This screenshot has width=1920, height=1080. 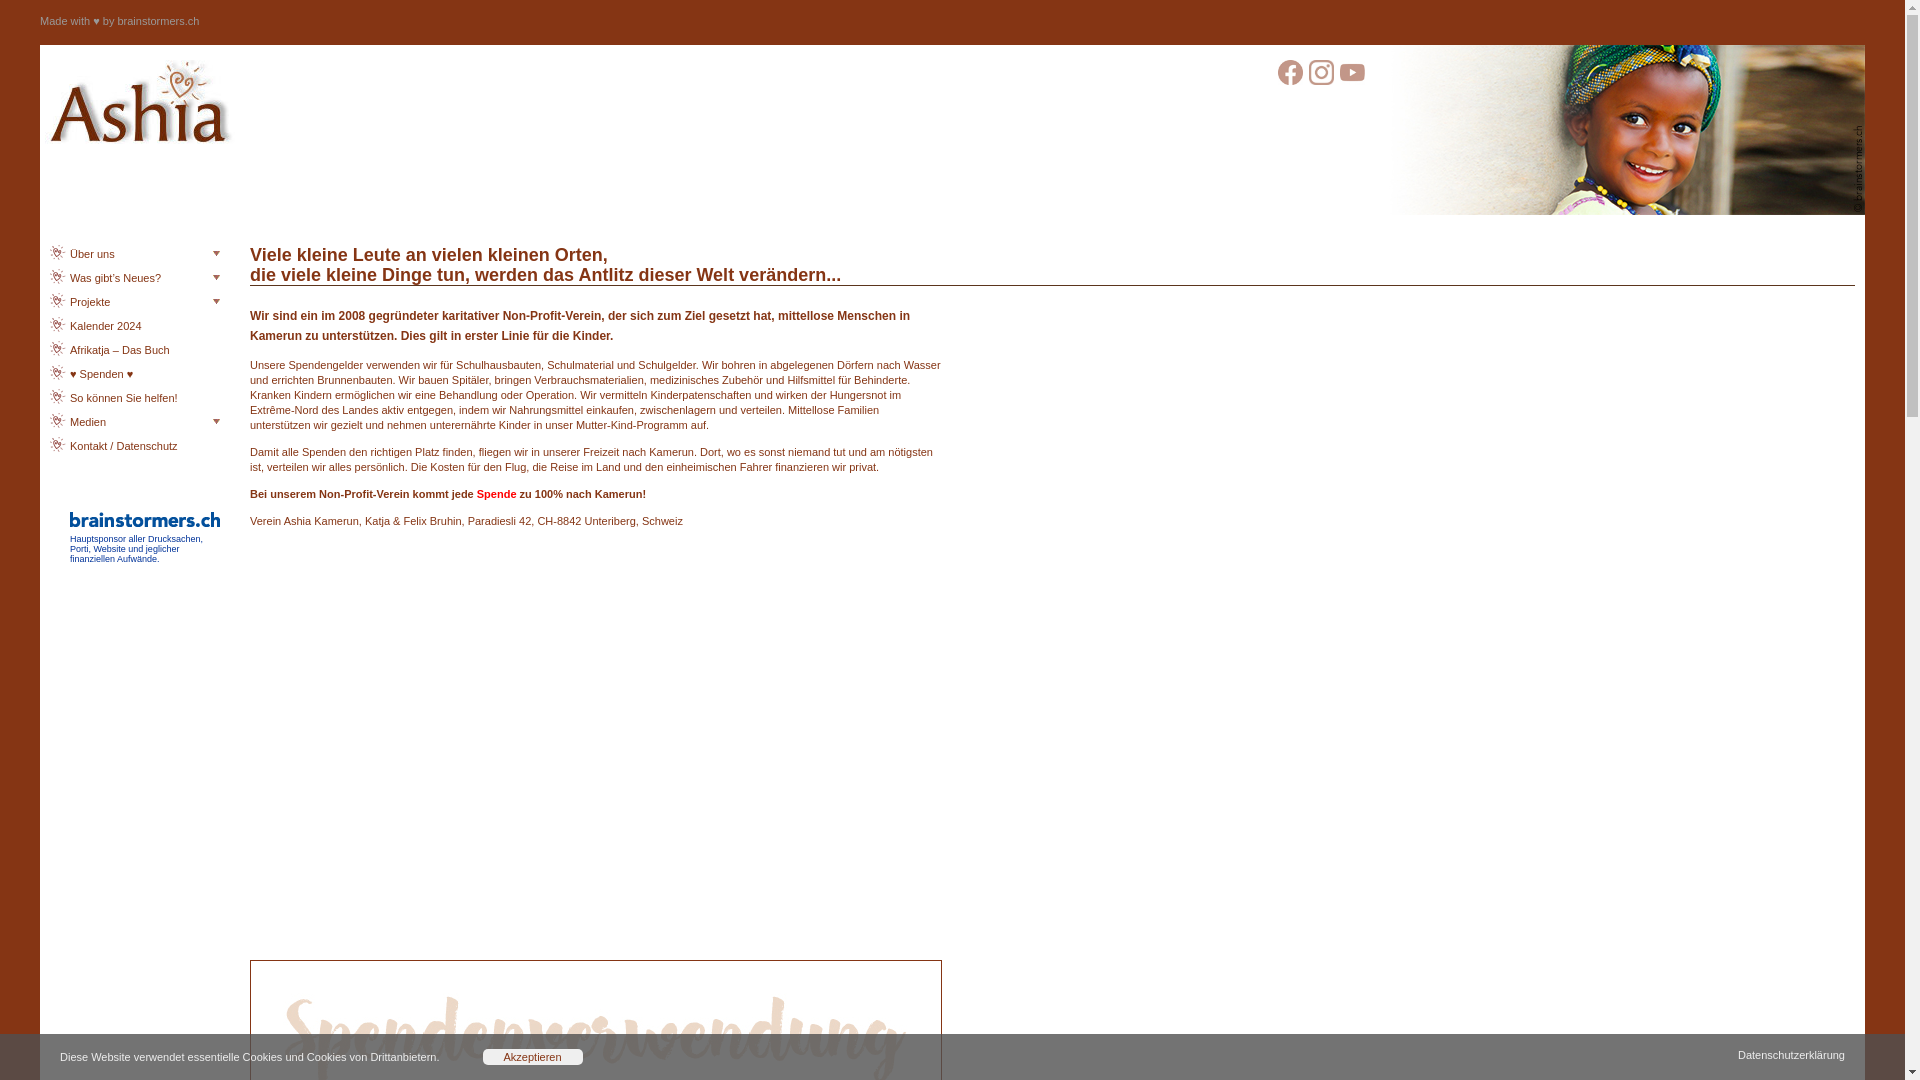 What do you see at coordinates (1323, 80) in the screenshot?
I see `'   '` at bounding box center [1323, 80].